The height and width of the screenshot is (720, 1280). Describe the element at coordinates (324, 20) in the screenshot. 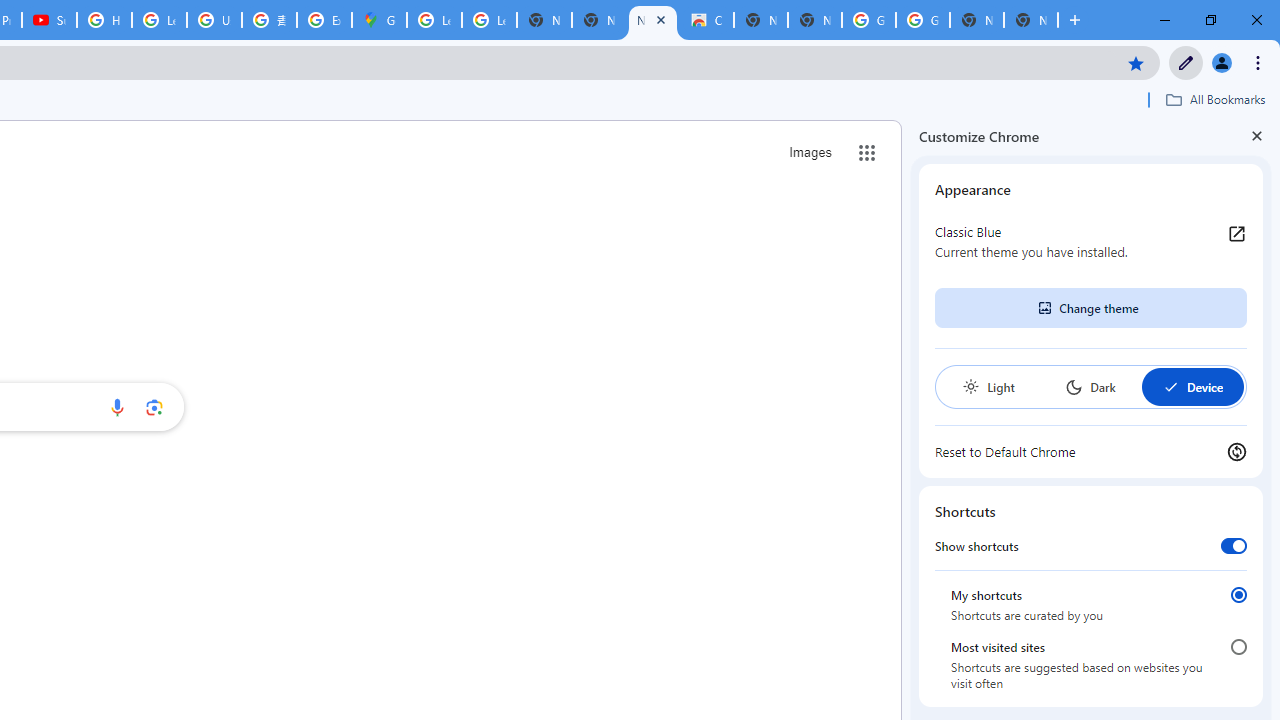

I see `'Explore new street-level details - Google Maps Help'` at that location.